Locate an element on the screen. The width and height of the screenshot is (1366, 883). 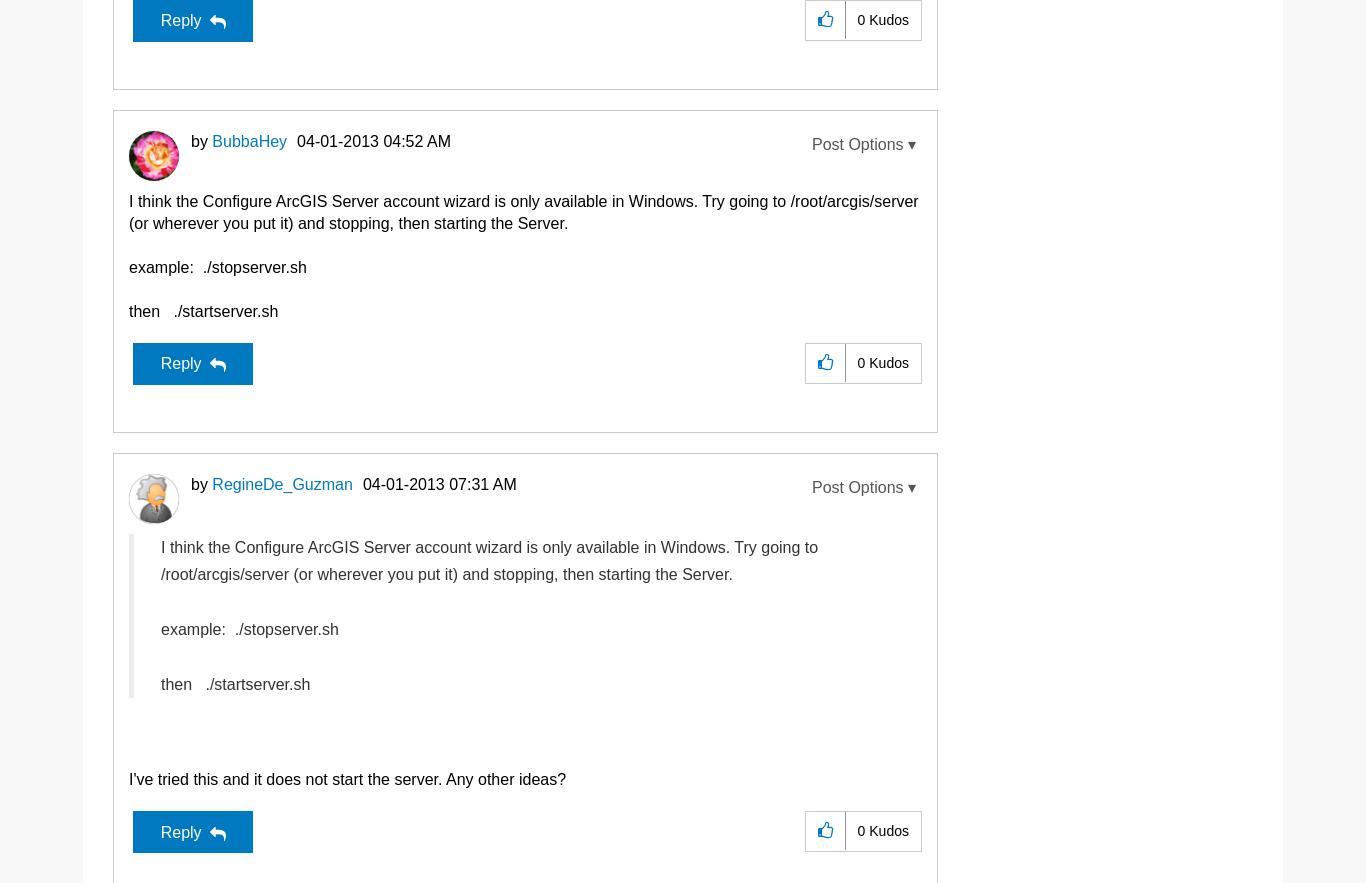
'I've tried this and it does not start the server. Any other ideas?' is located at coordinates (346, 779).